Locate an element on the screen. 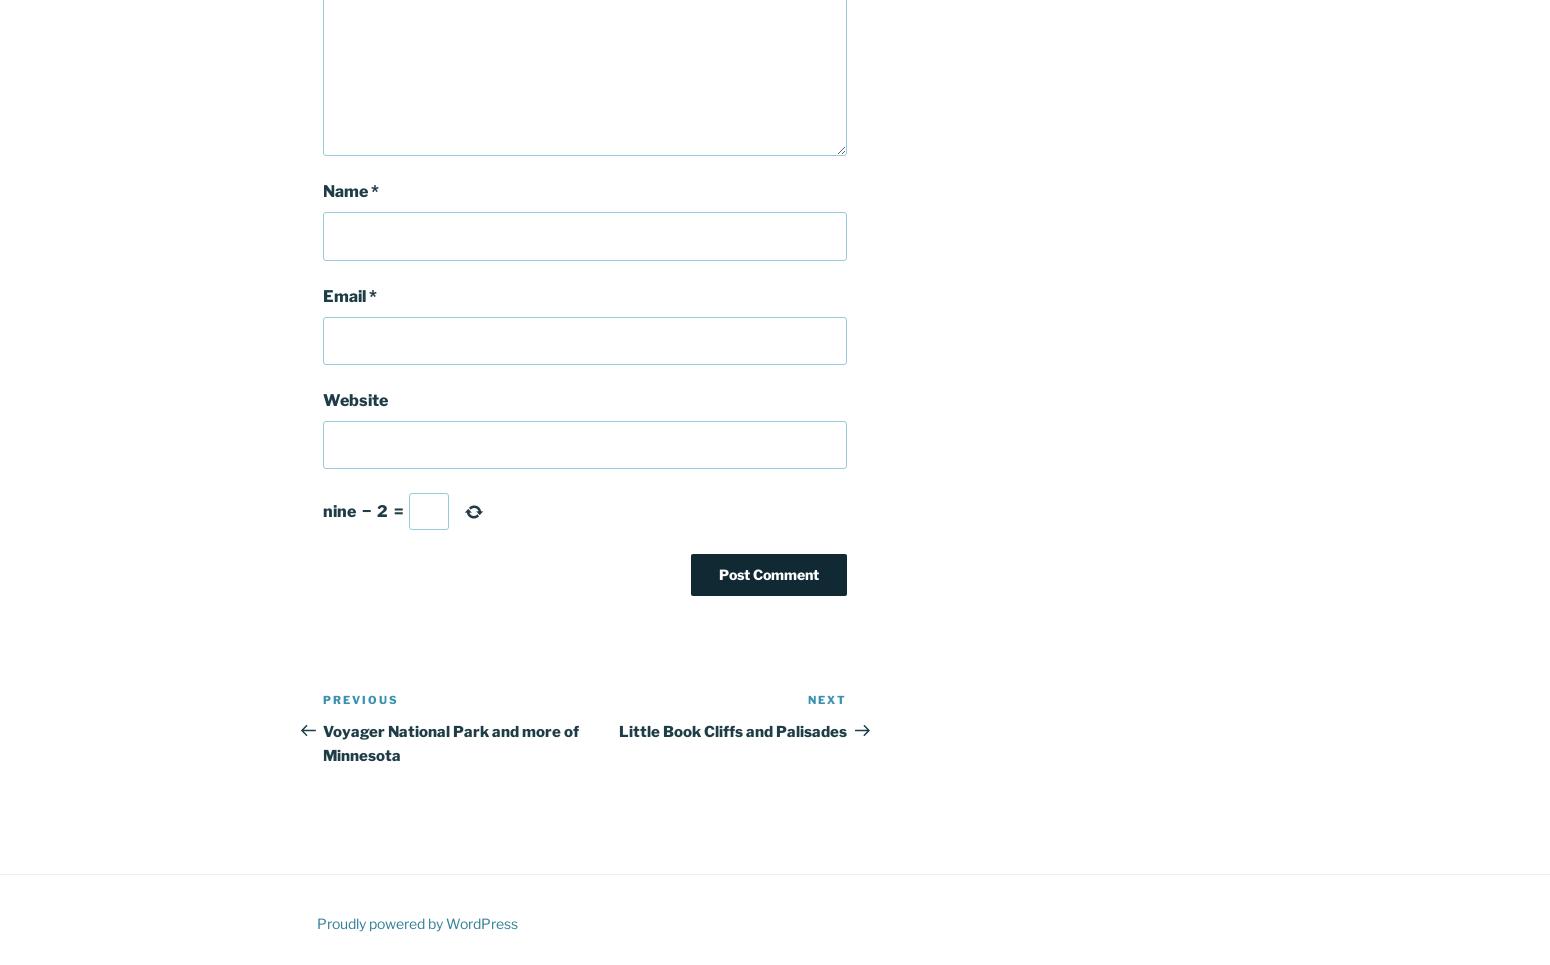 Image resolution: width=1550 pixels, height=965 pixels. 'nine' is located at coordinates (338, 510).